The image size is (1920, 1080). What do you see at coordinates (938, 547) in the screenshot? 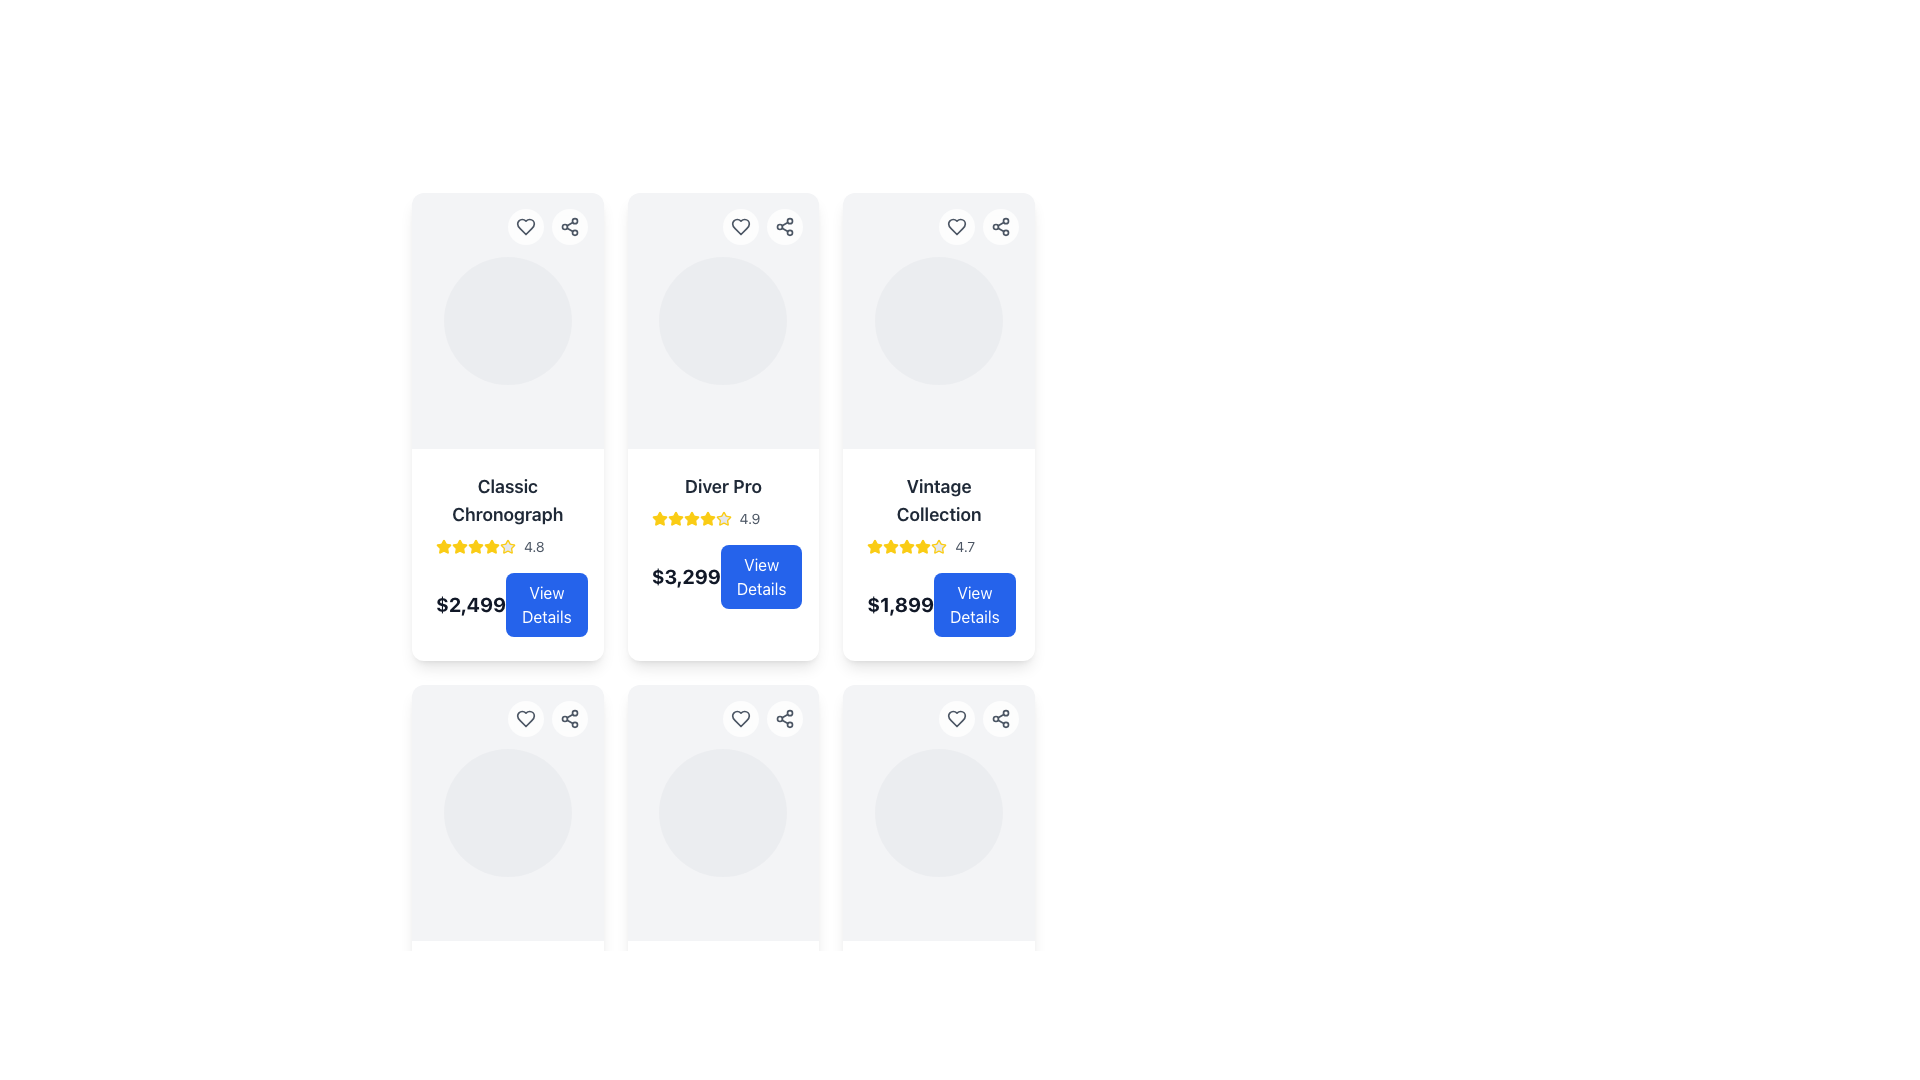
I see `the rating value of the yellow star icon representing the numerical rating of '4.7' for the Vintage Collection product` at bounding box center [938, 547].